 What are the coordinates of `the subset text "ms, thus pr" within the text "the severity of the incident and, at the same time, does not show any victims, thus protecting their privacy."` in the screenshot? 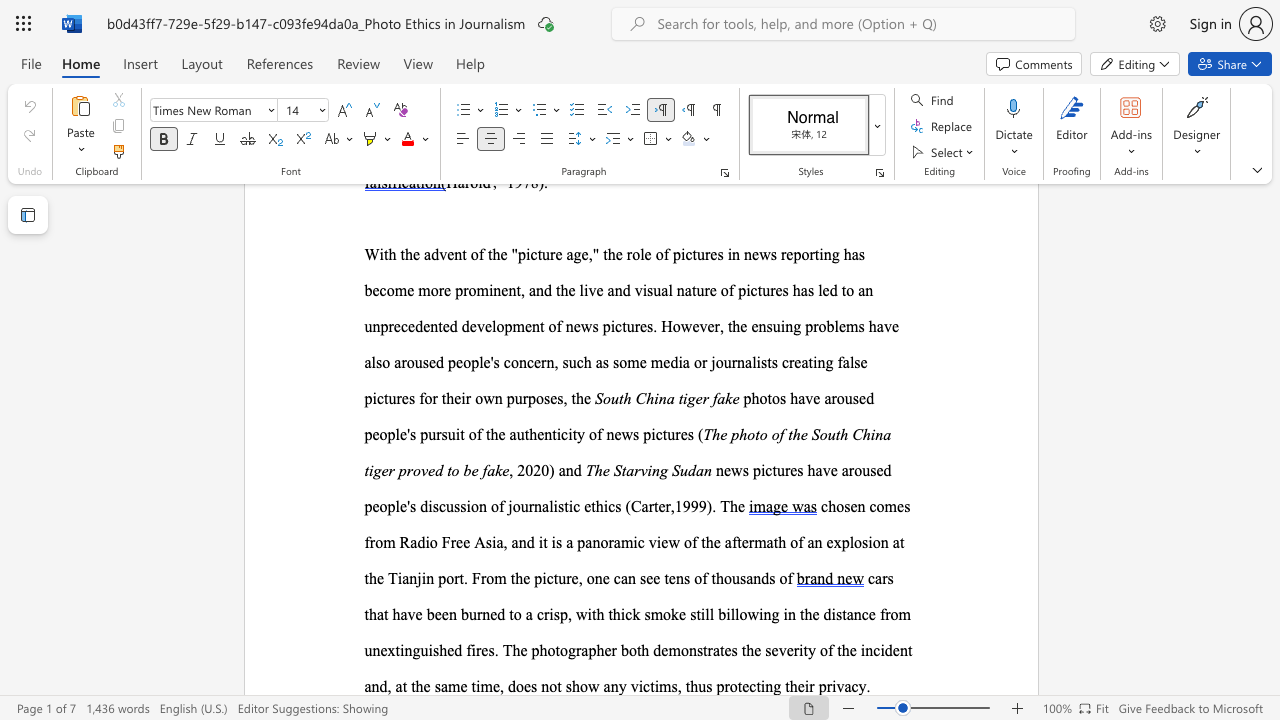 It's located at (659, 685).